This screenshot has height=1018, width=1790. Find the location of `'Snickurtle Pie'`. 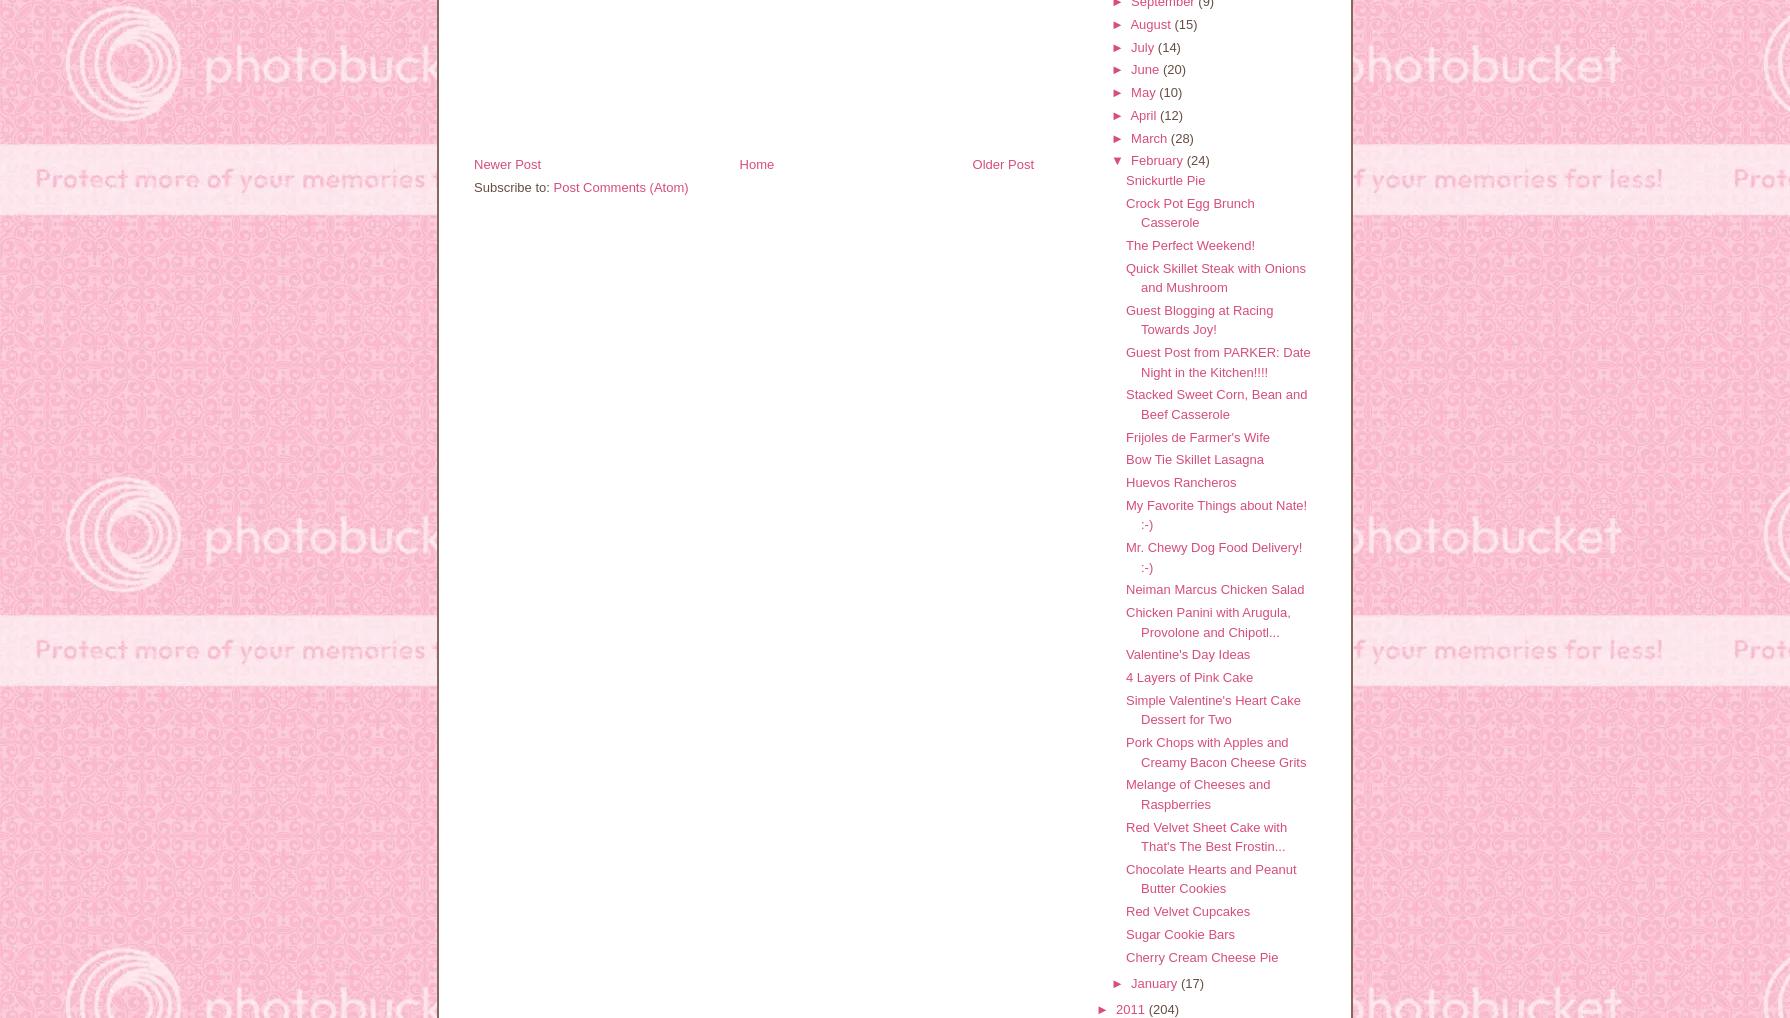

'Snickurtle Pie' is located at coordinates (1126, 179).